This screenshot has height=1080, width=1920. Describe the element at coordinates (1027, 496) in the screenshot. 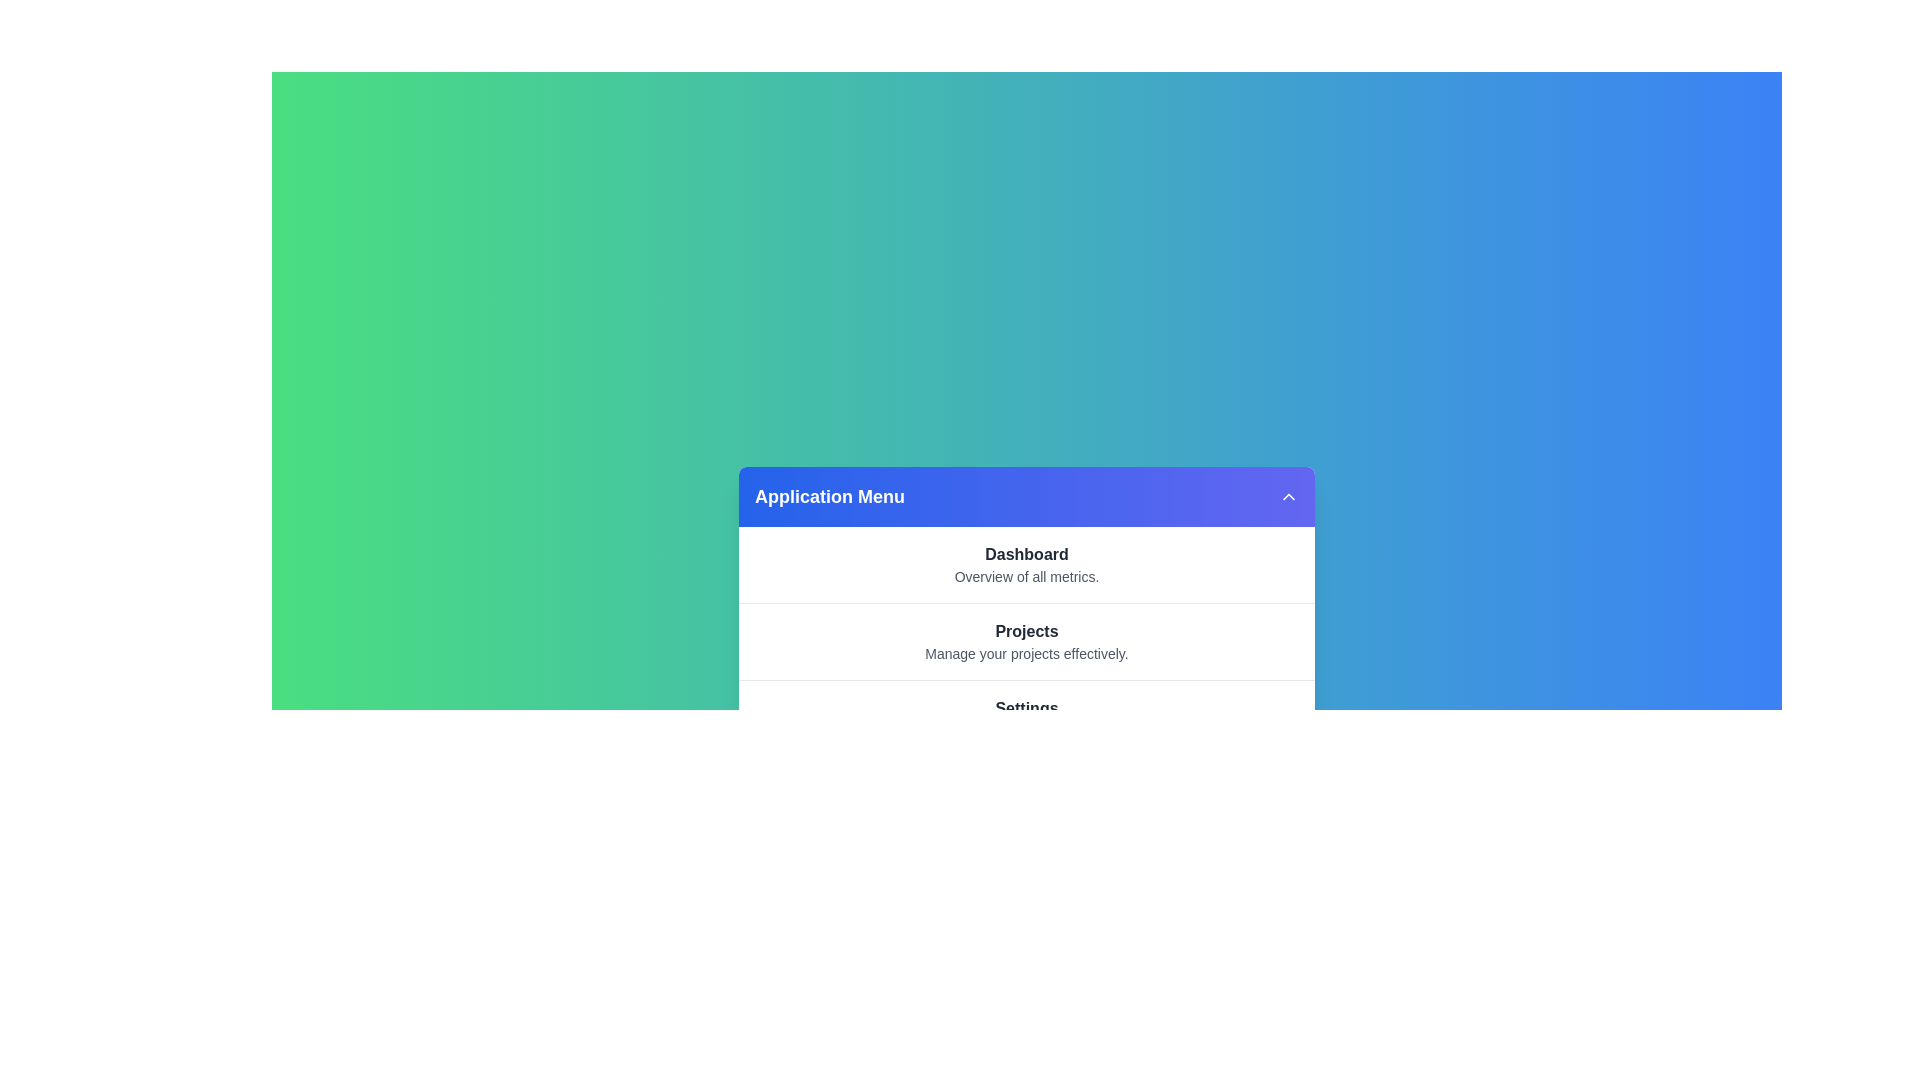

I see `the header area of the menu to toggle its content visibility` at that location.